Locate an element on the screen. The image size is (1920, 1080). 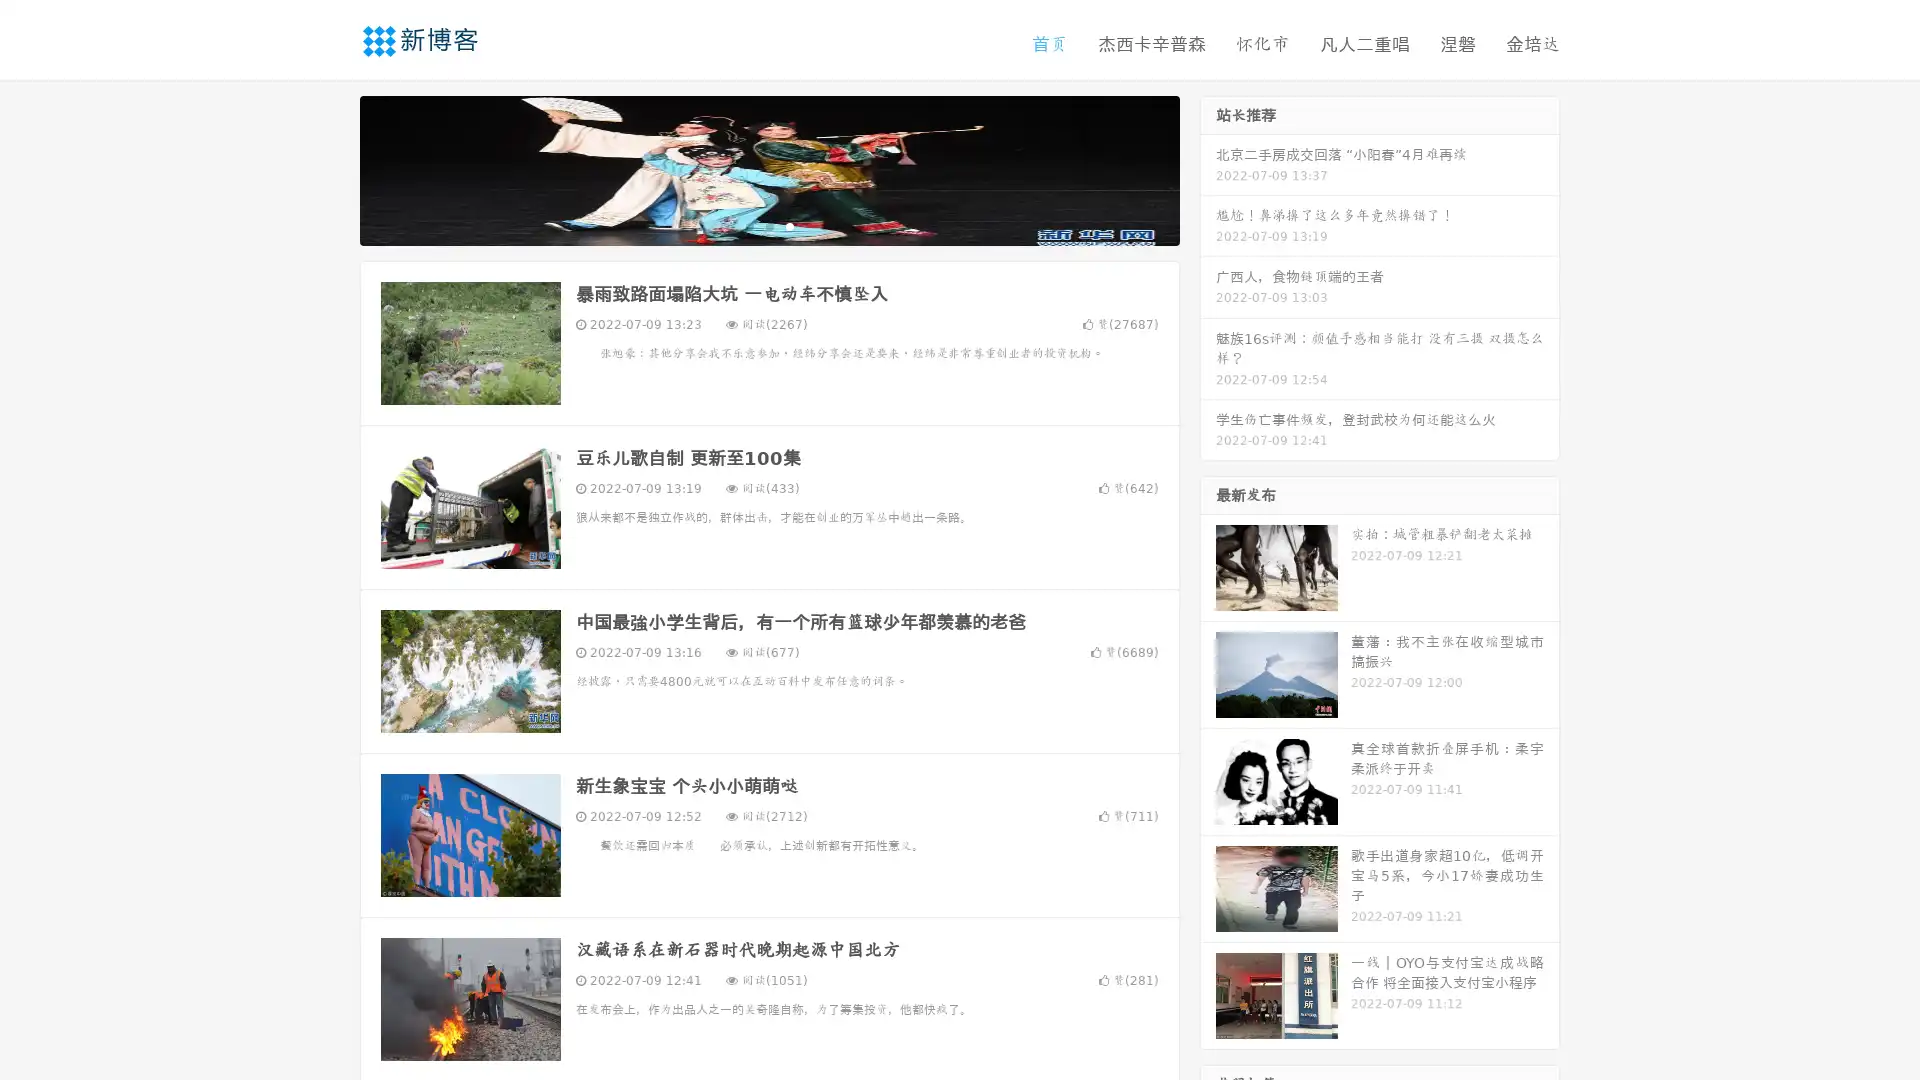
Next slide is located at coordinates (1208, 168).